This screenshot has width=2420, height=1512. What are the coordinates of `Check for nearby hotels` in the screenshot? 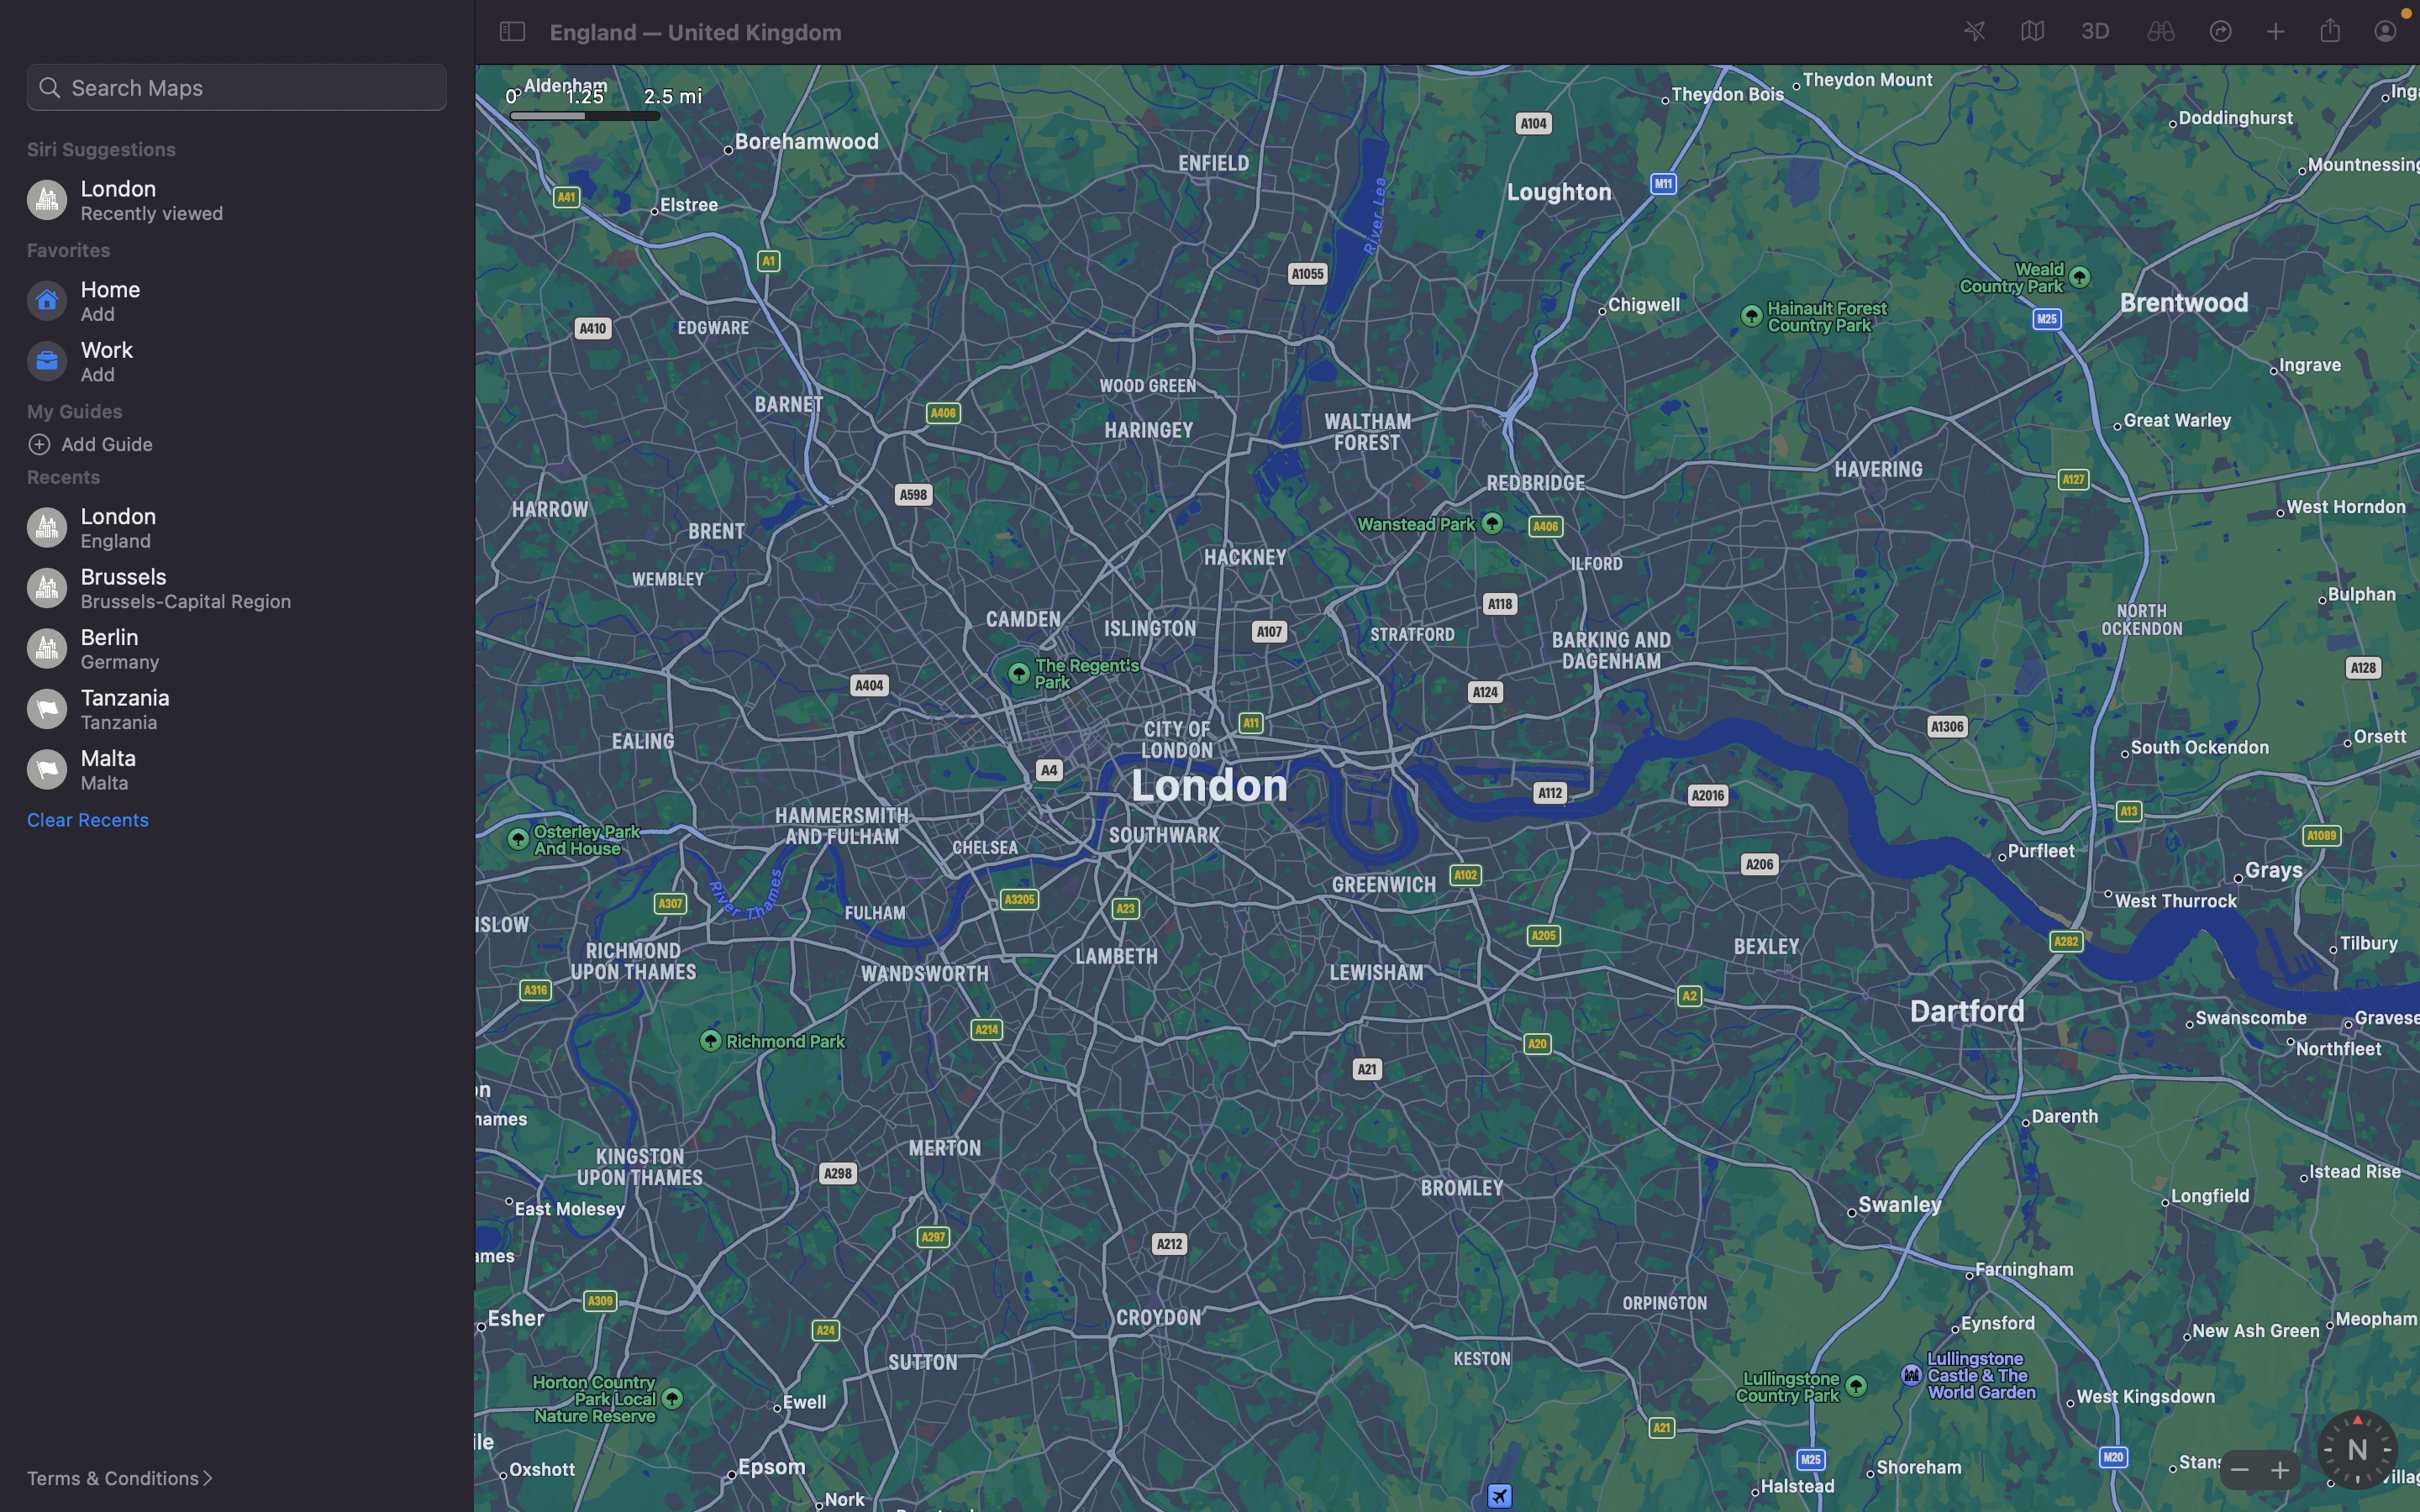 It's located at (237, 86).